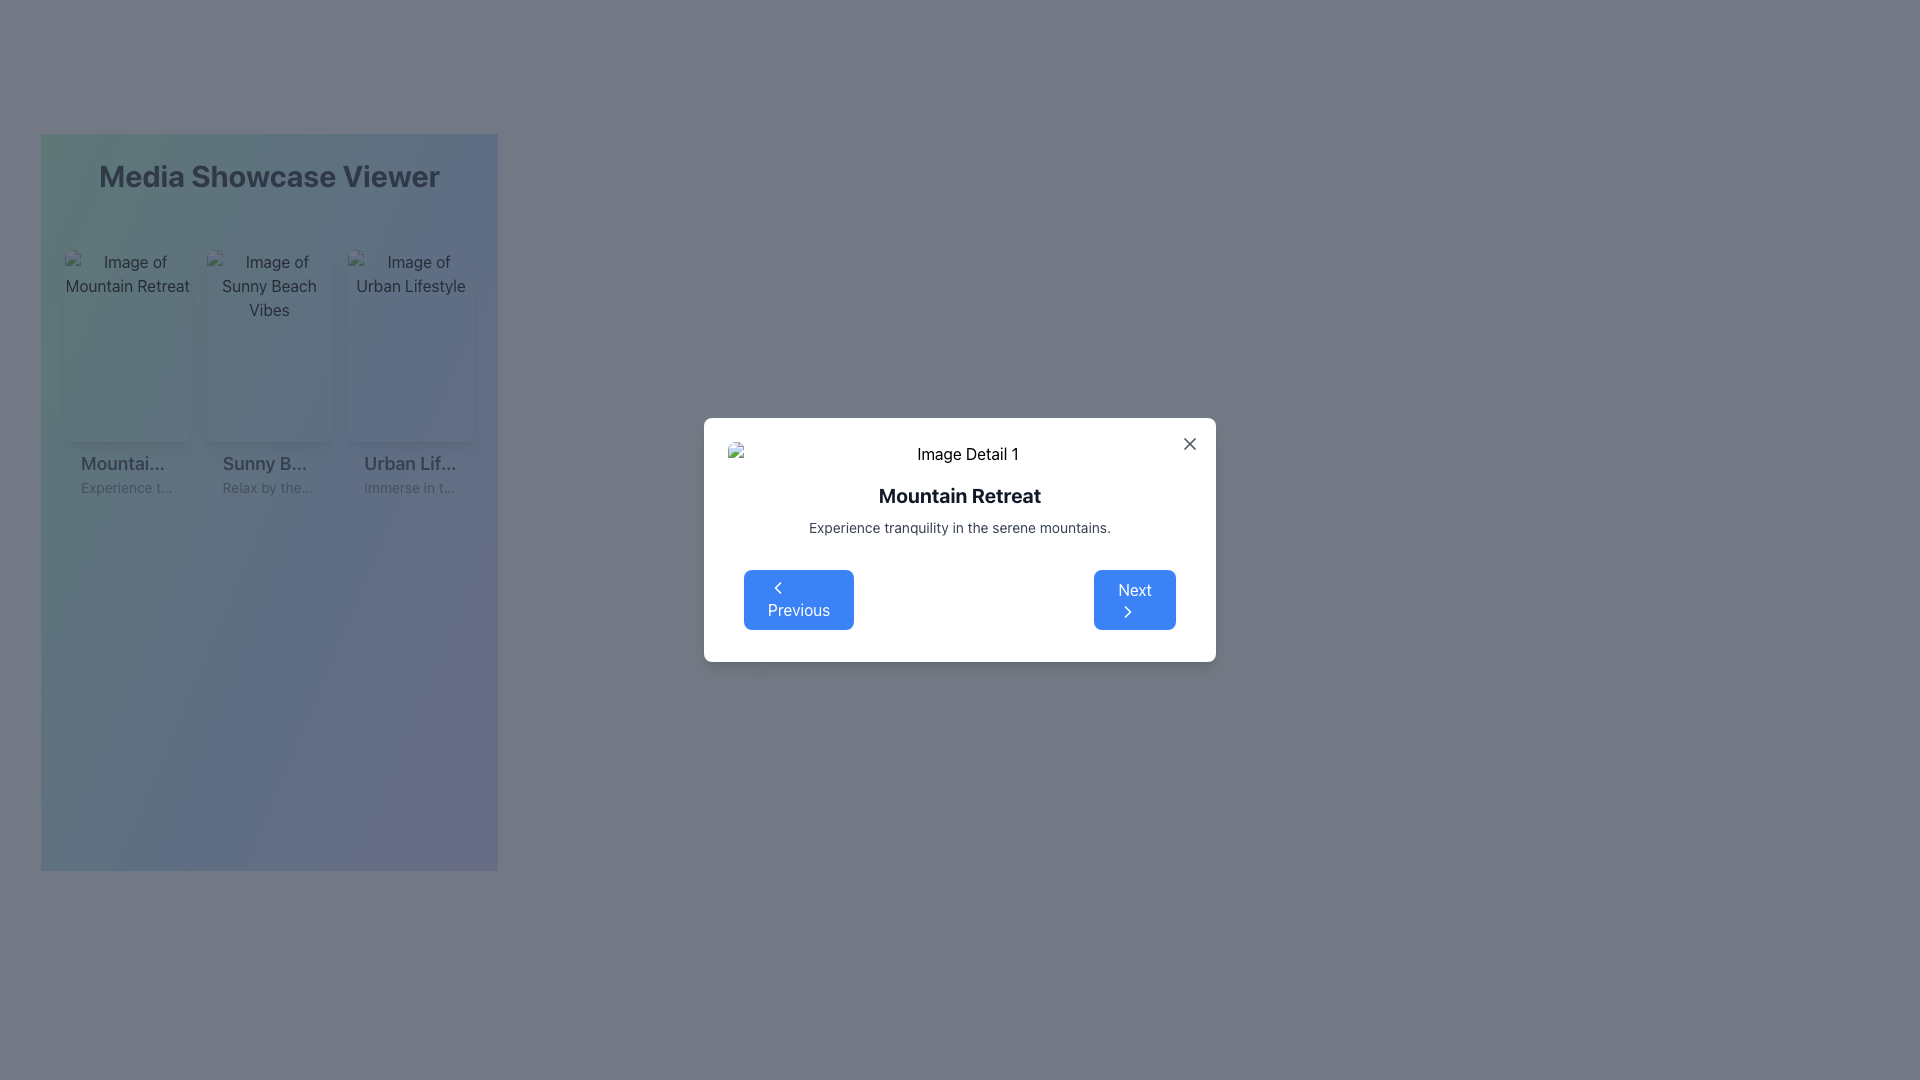  I want to click on the close button icon located in the top-right corner of the 'Image Detail 1' dialog box, so click(1190, 442).